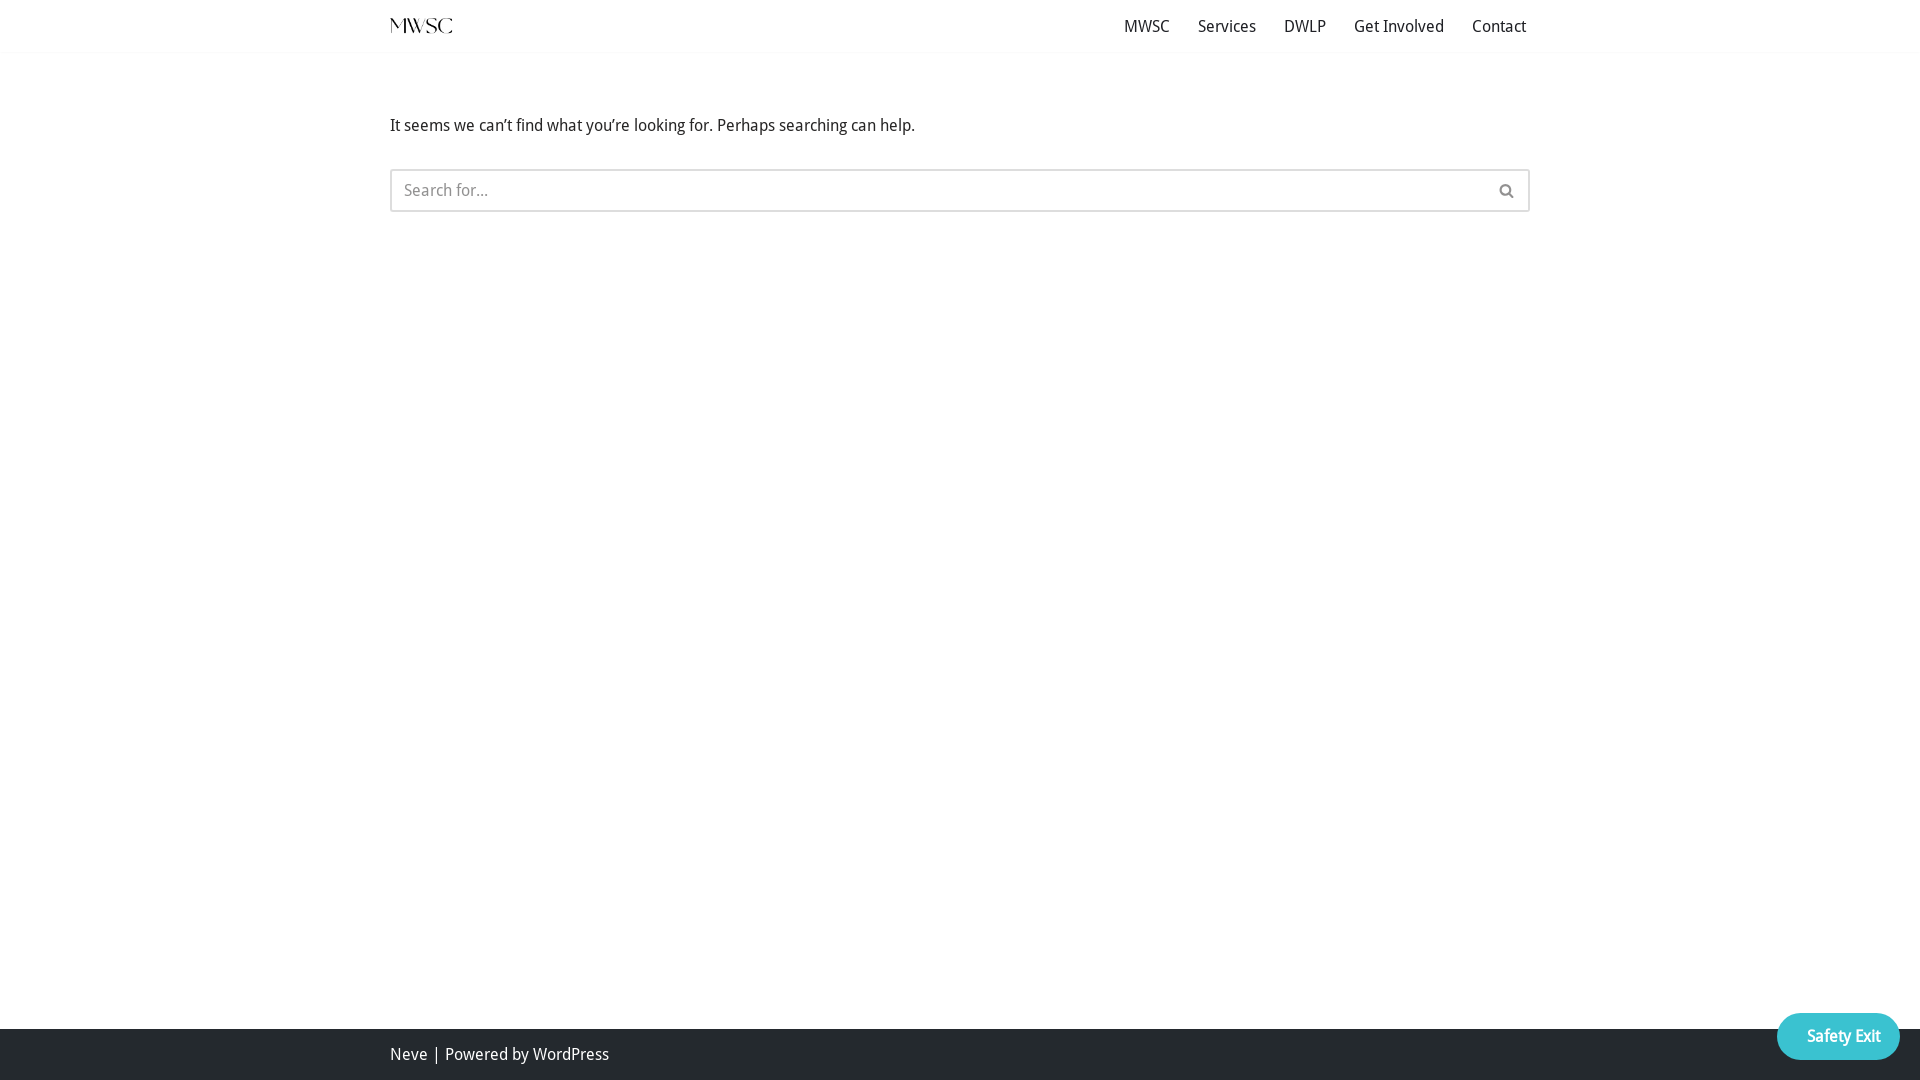 Image resolution: width=1920 pixels, height=1080 pixels. I want to click on 'MWSC', so click(1123, 26).